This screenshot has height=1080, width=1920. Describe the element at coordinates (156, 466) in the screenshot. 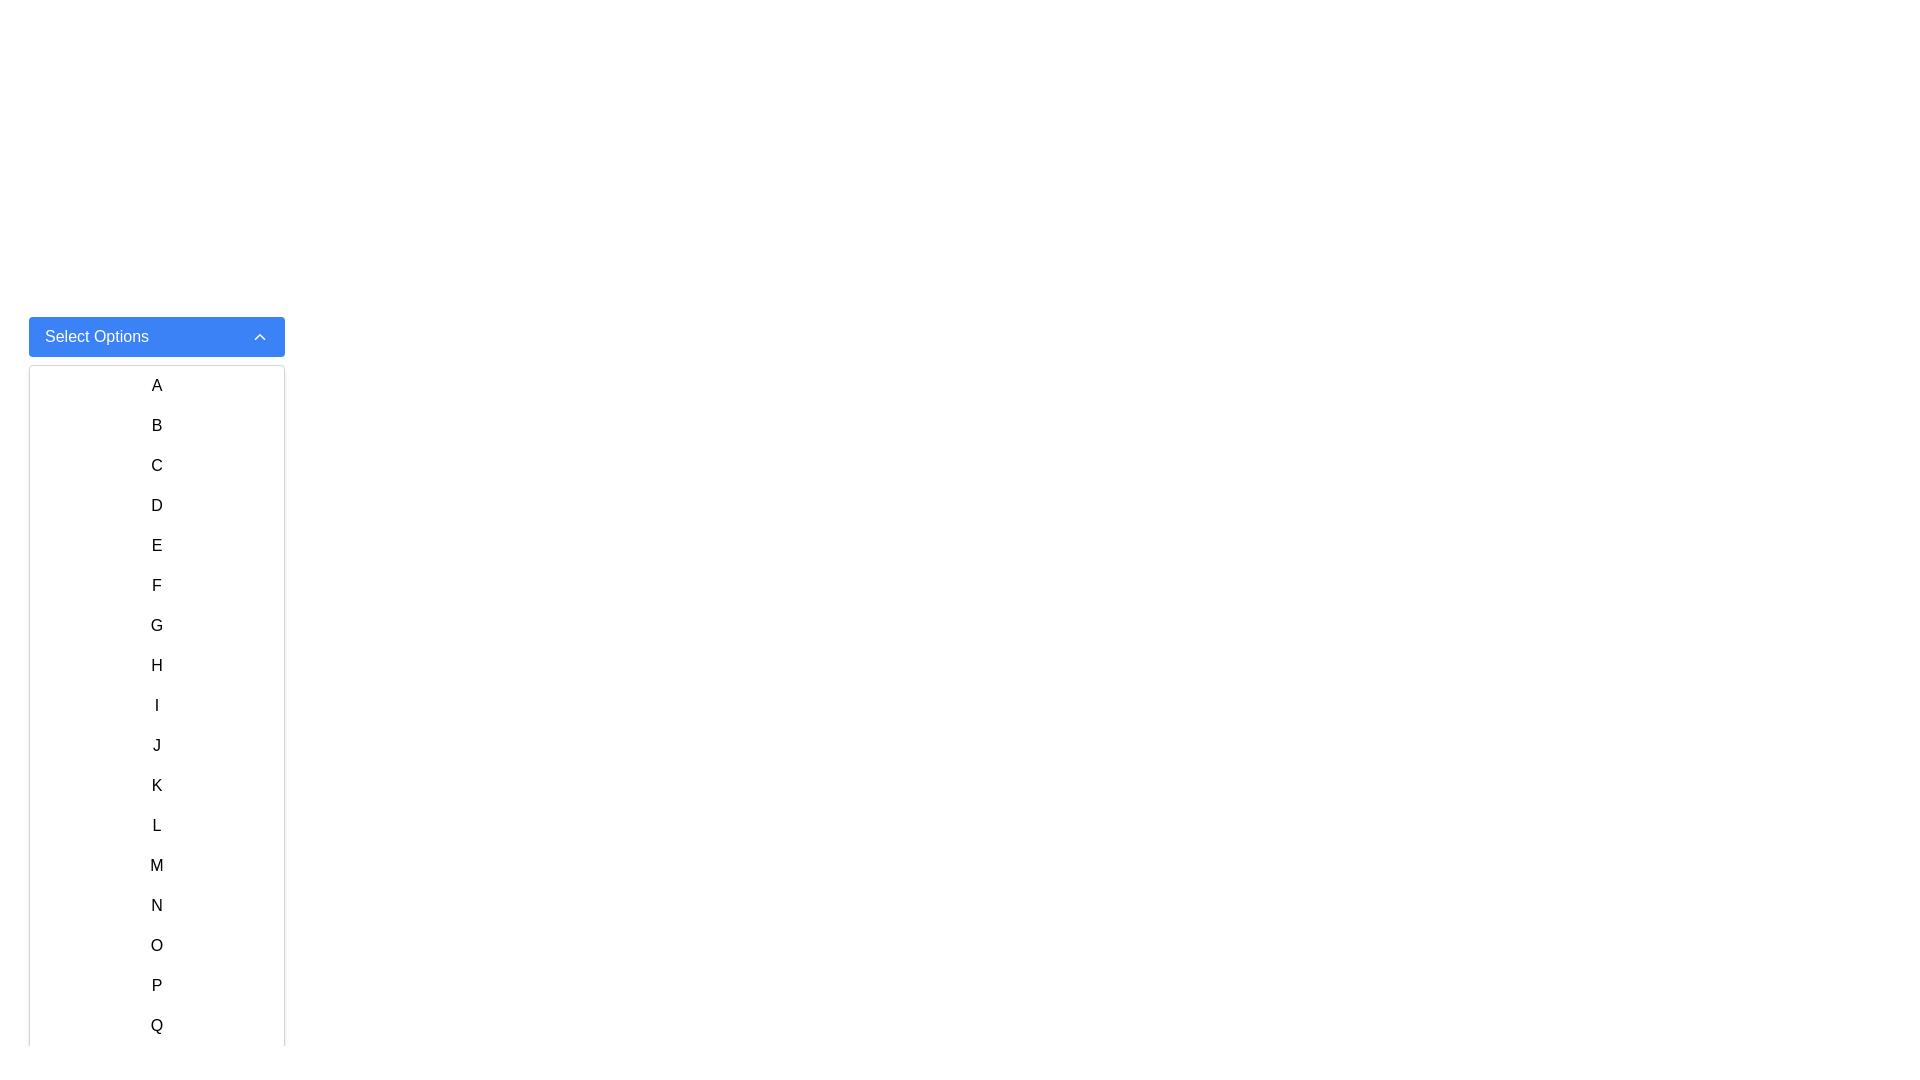

I see `the text item 'C' in the dropdown menu, which is the third item in the list labeled 'Select Options'` at that location.